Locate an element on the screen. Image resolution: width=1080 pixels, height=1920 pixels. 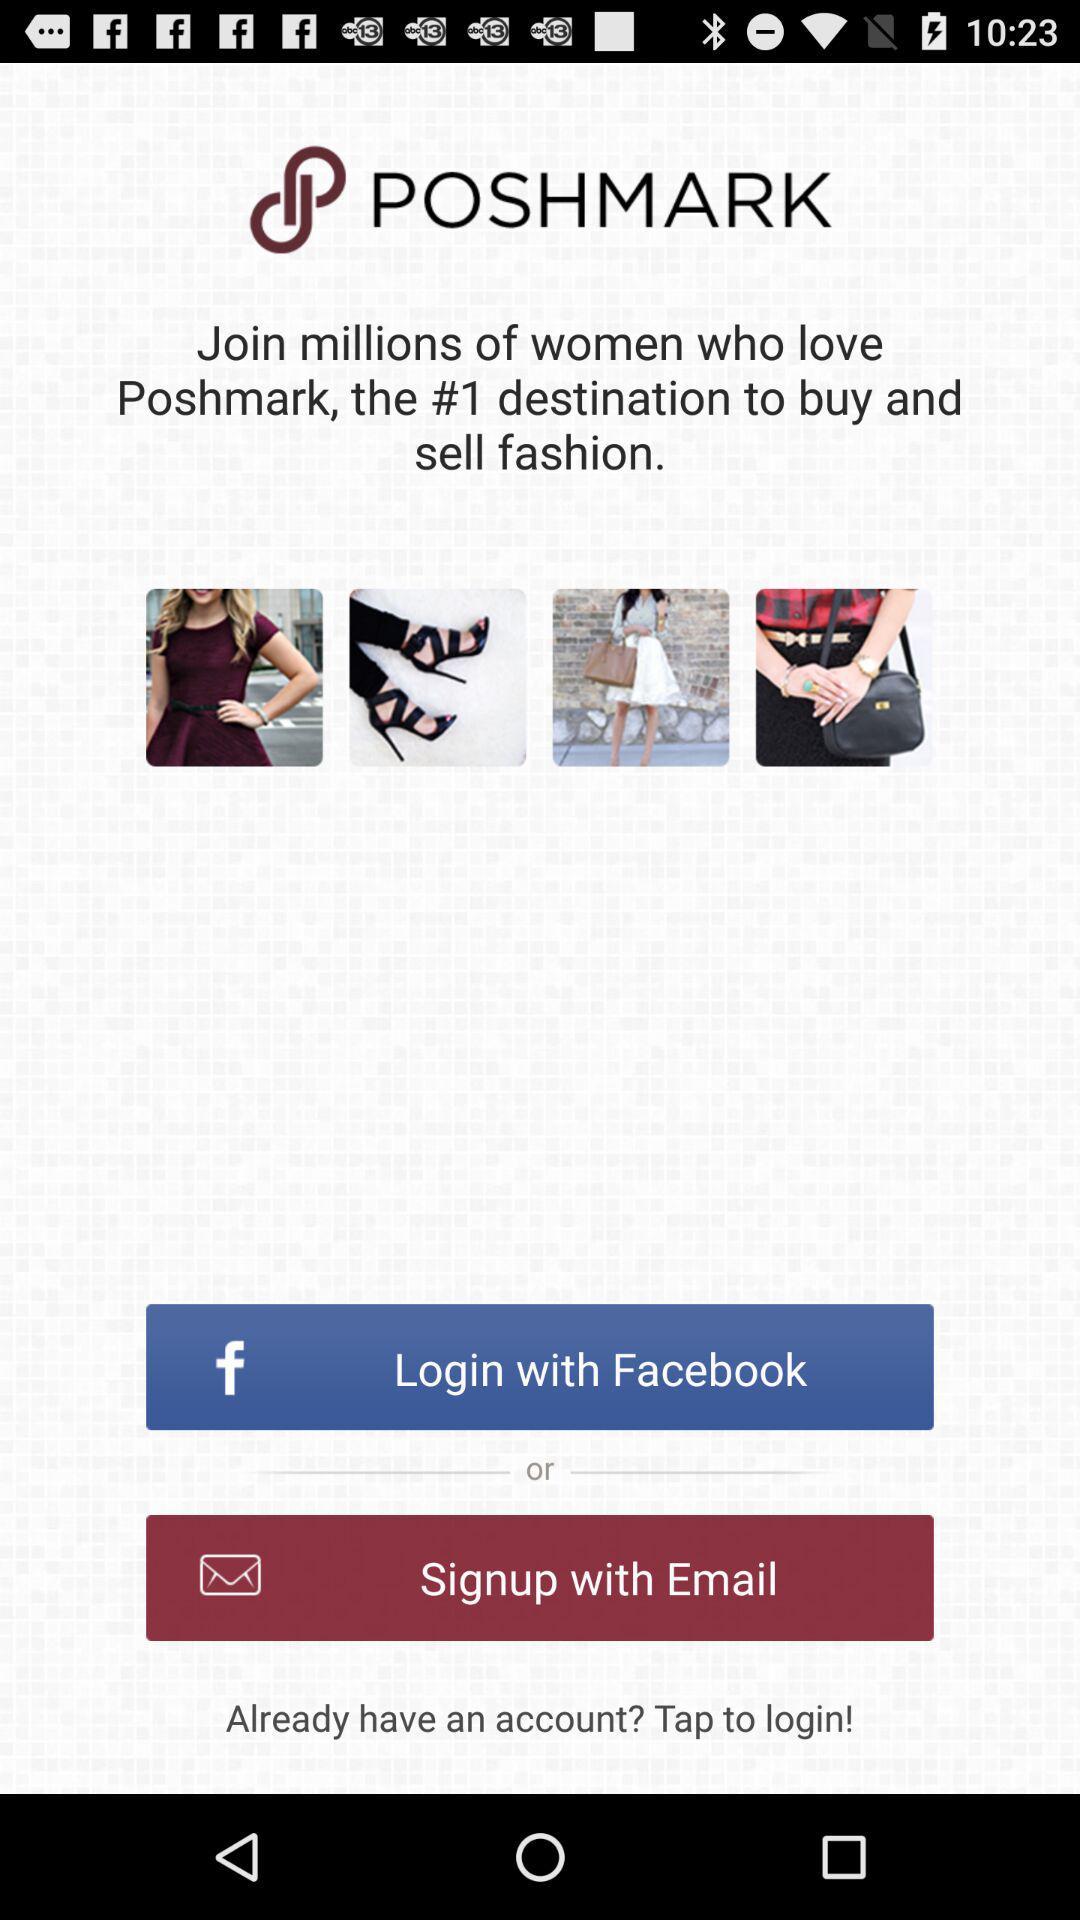
signup with email item is located at coordinates (540, 1577).